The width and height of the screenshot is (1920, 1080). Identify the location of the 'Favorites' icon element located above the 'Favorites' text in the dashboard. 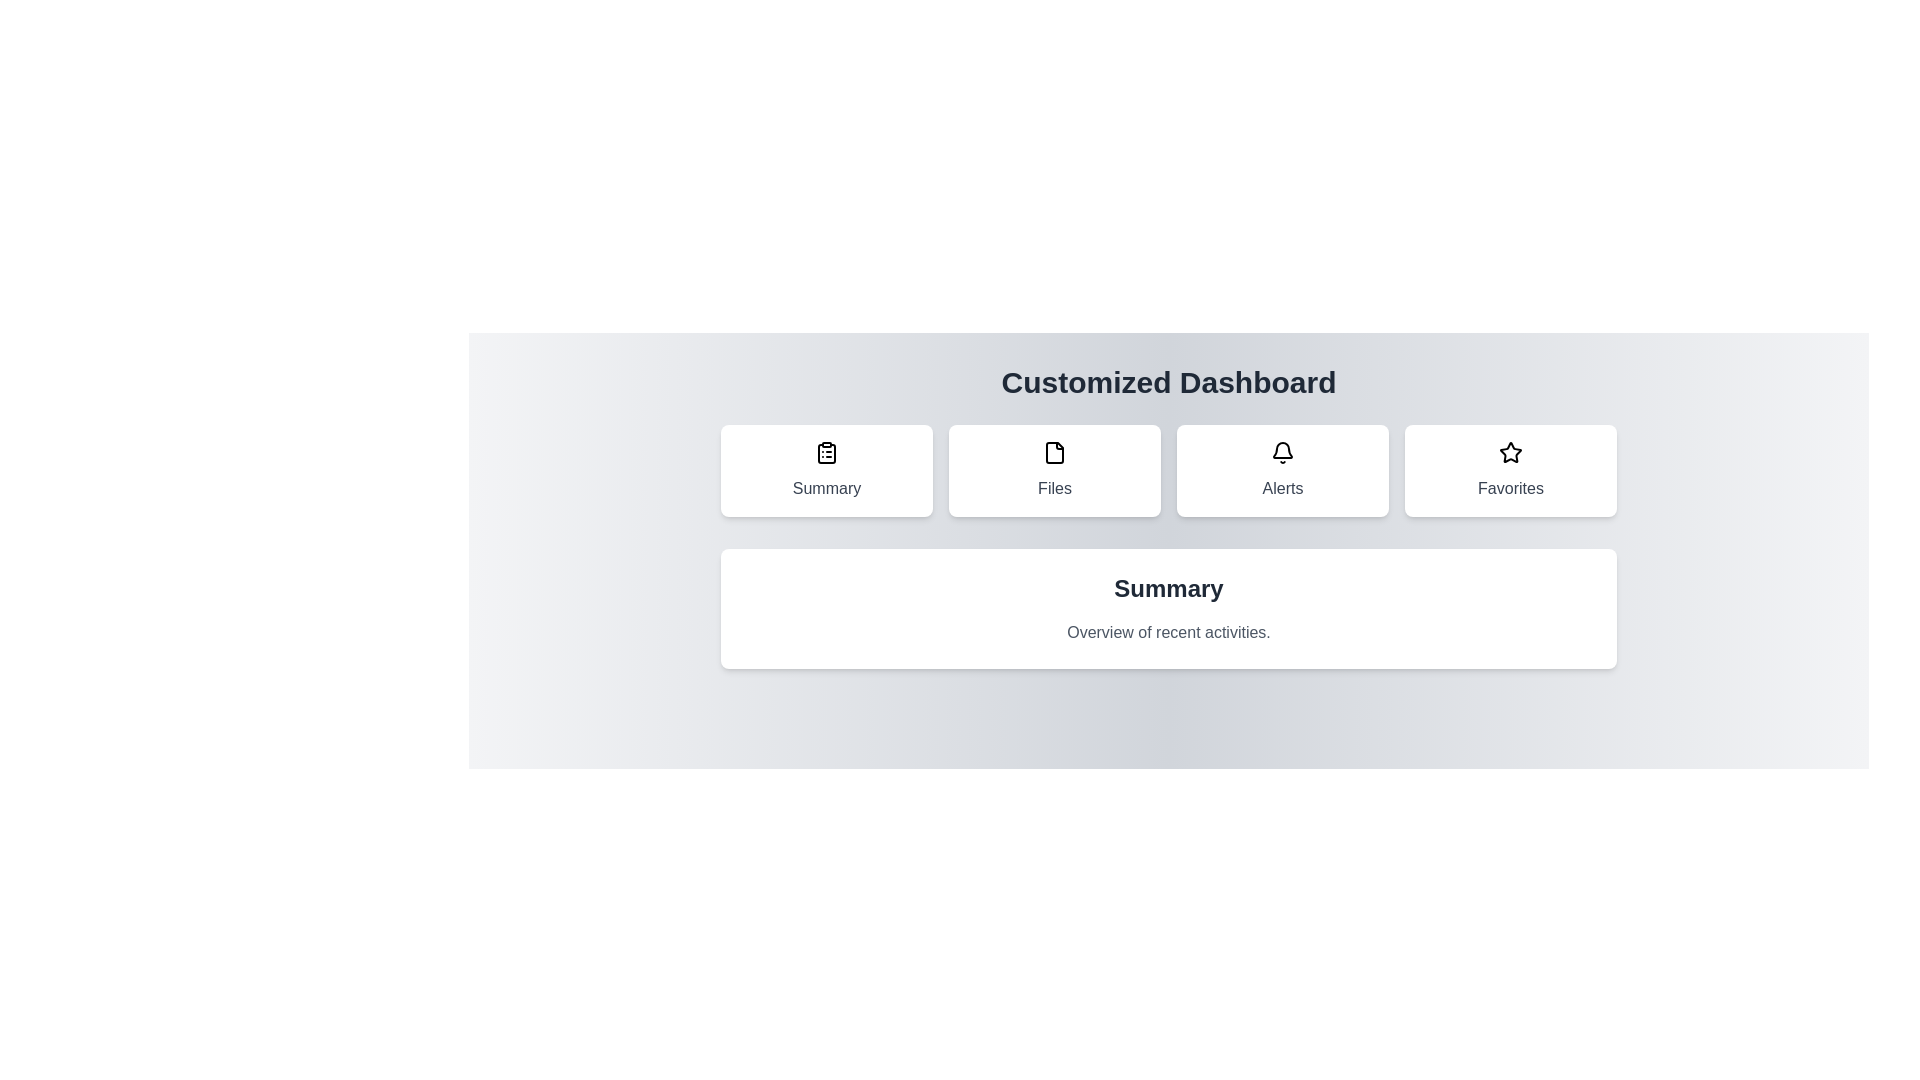
(1511, 452).